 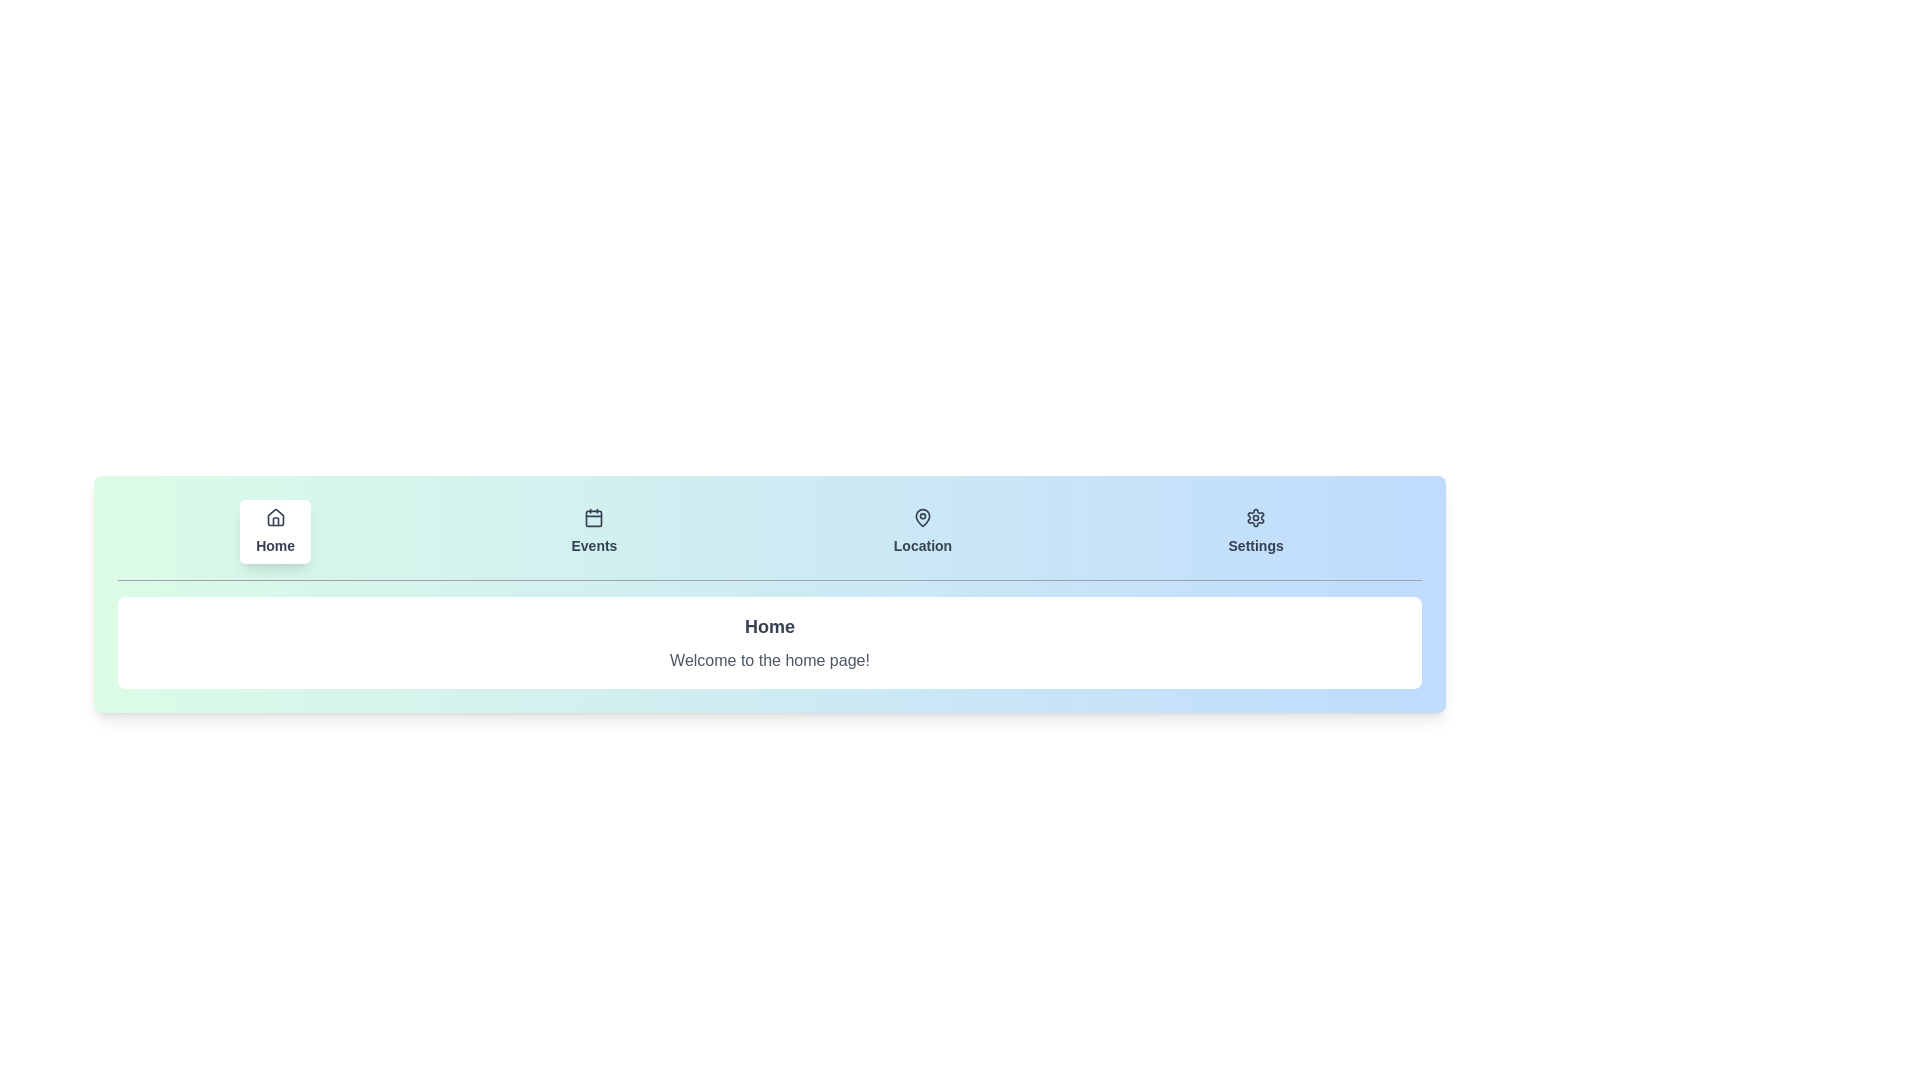 I want to click on the tab labeled Location to observe the visual feedback, so click(x=921, y=531).